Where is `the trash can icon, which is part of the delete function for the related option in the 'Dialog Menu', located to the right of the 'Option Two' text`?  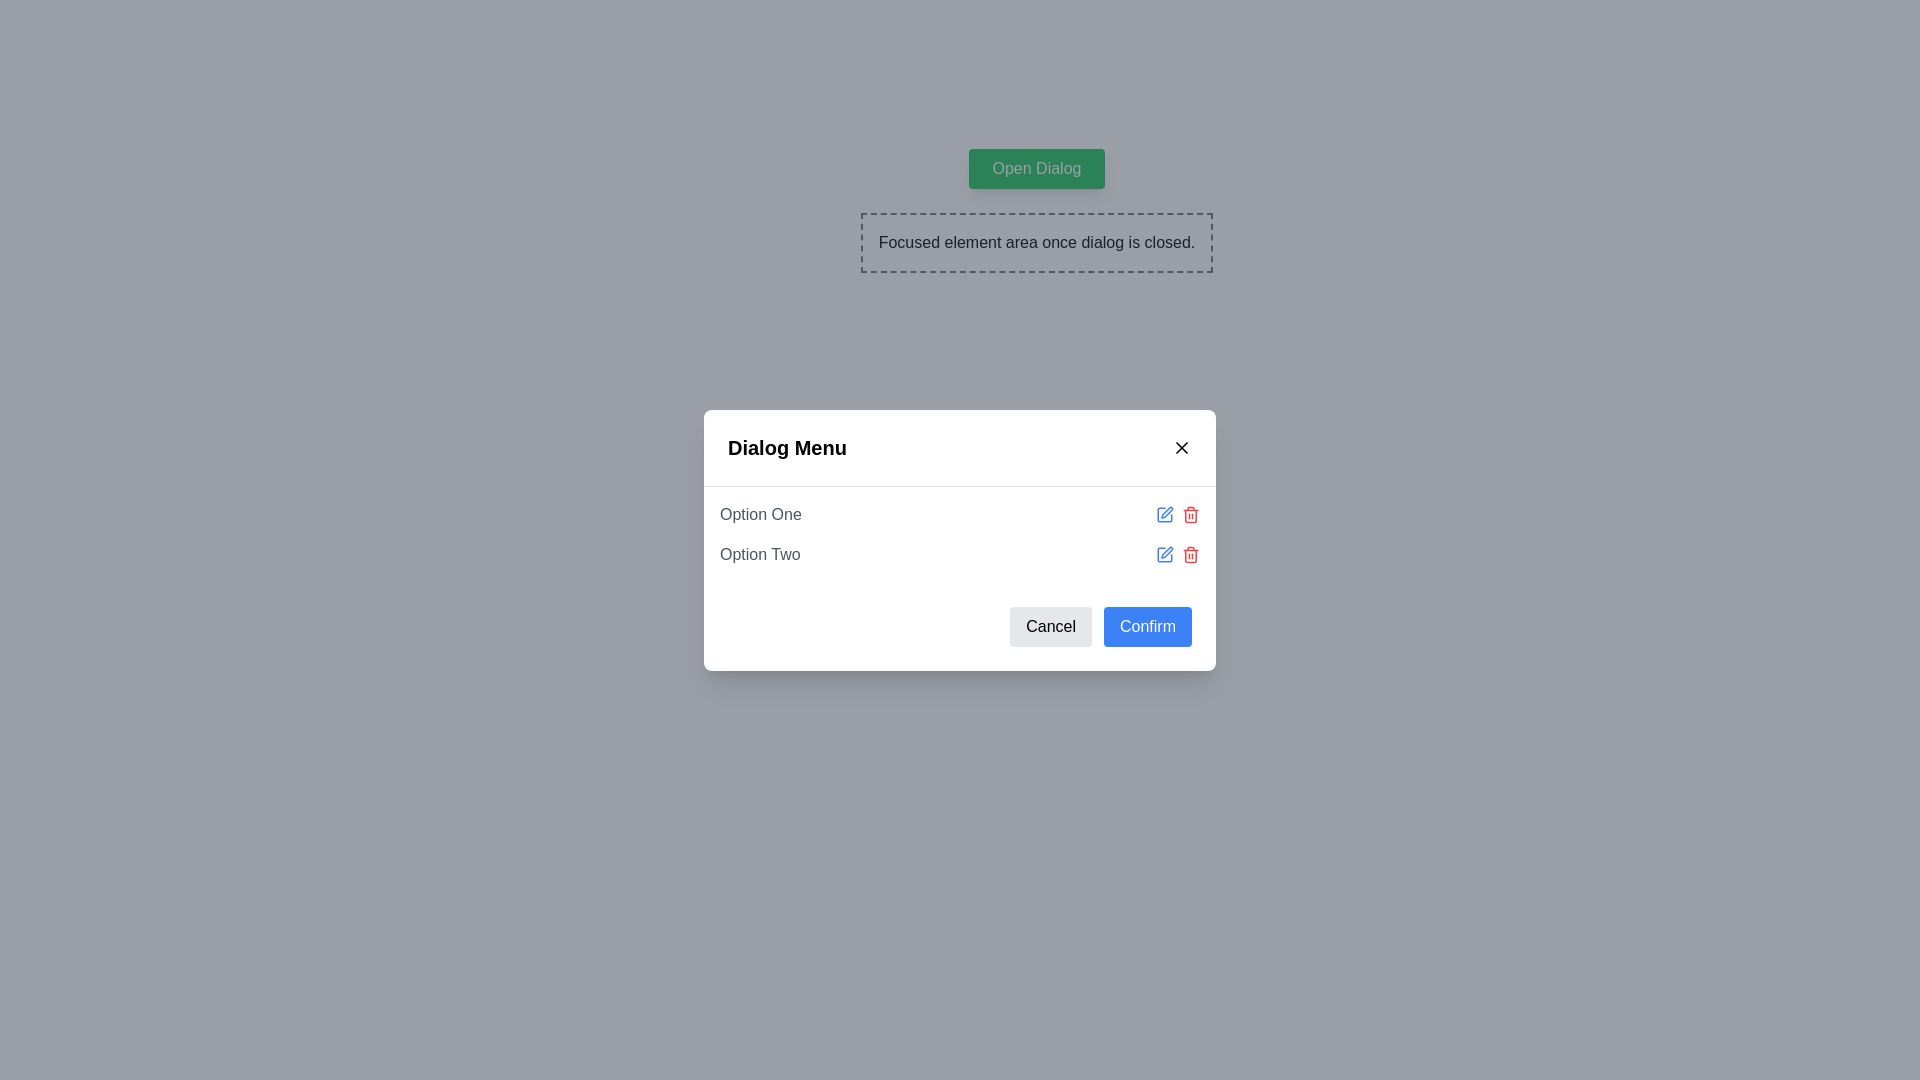 the trash can icon, which is part of the delete function for the related option in the 'Dialog Menu', located to the right of the 'Option Two' text is located at coordinates (1190, 555).